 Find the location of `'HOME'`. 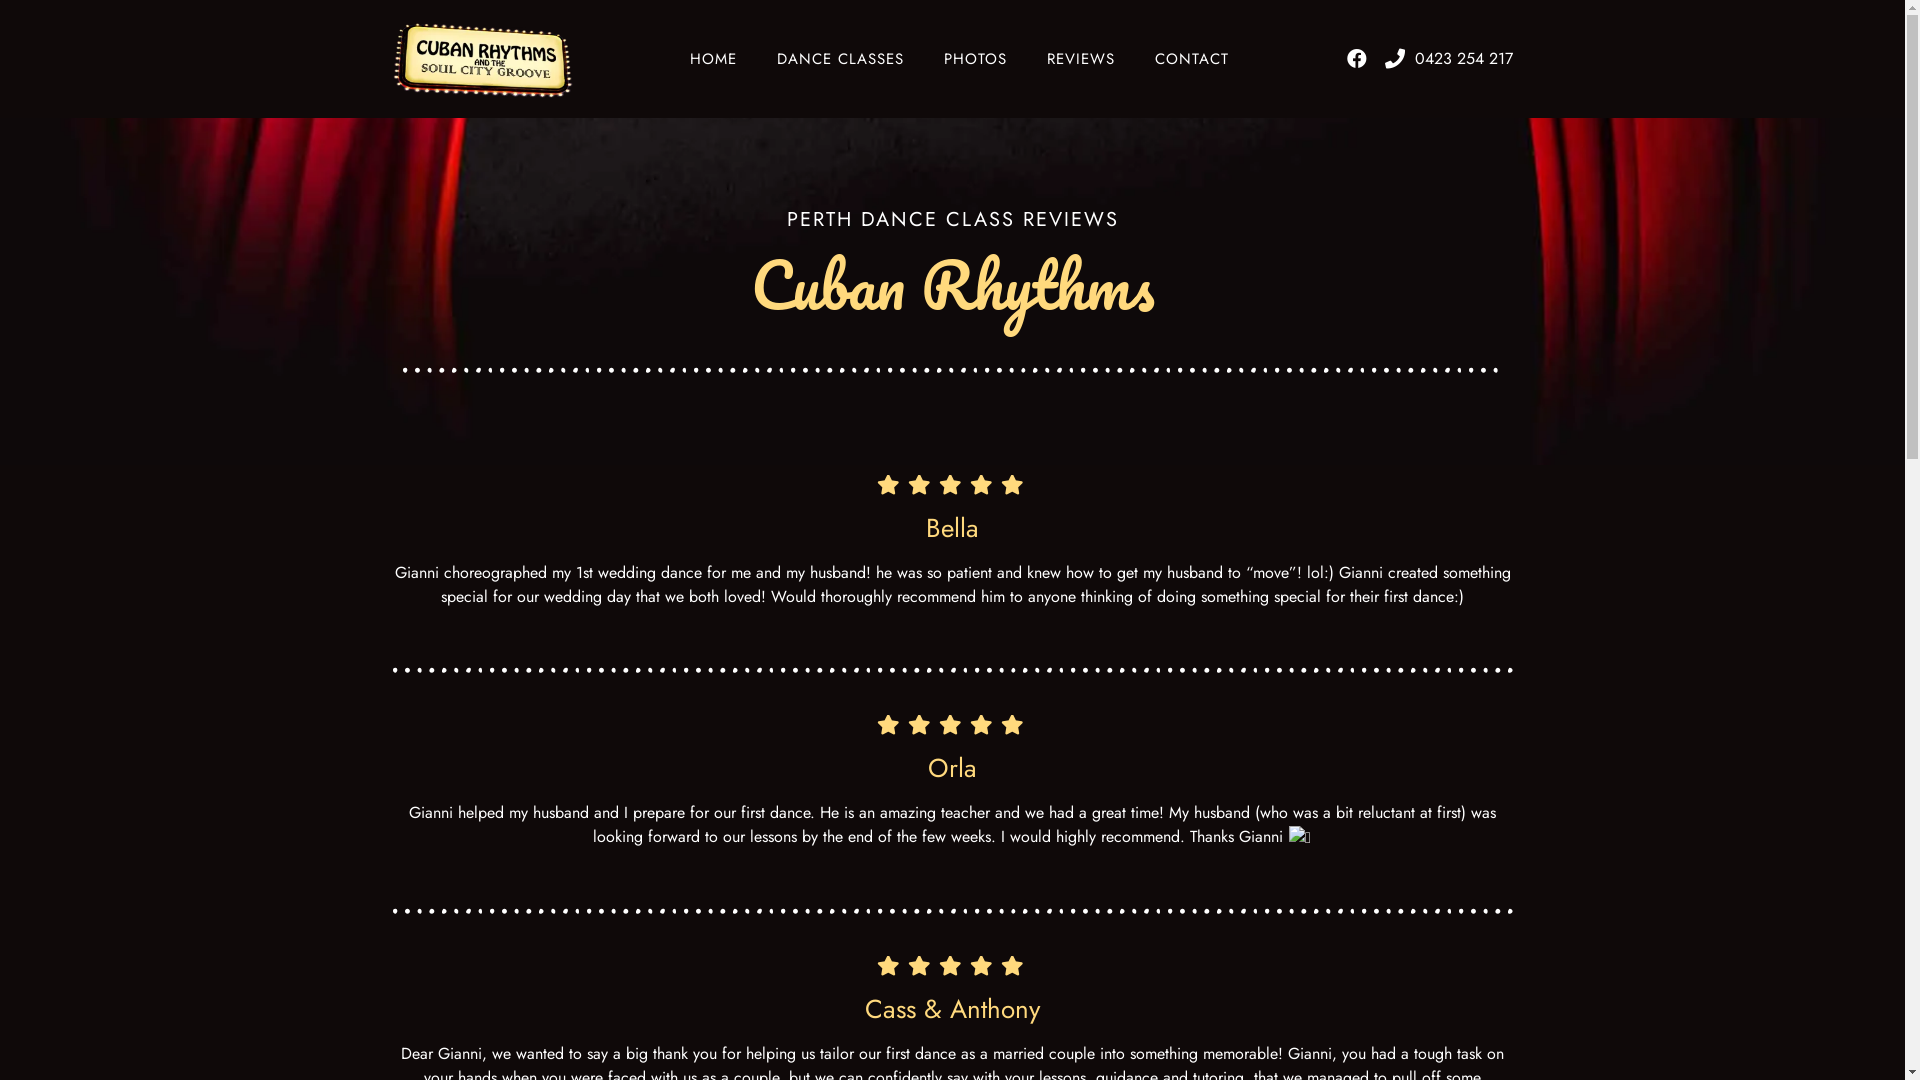

'HOME' is located at coordinates (713, 57).